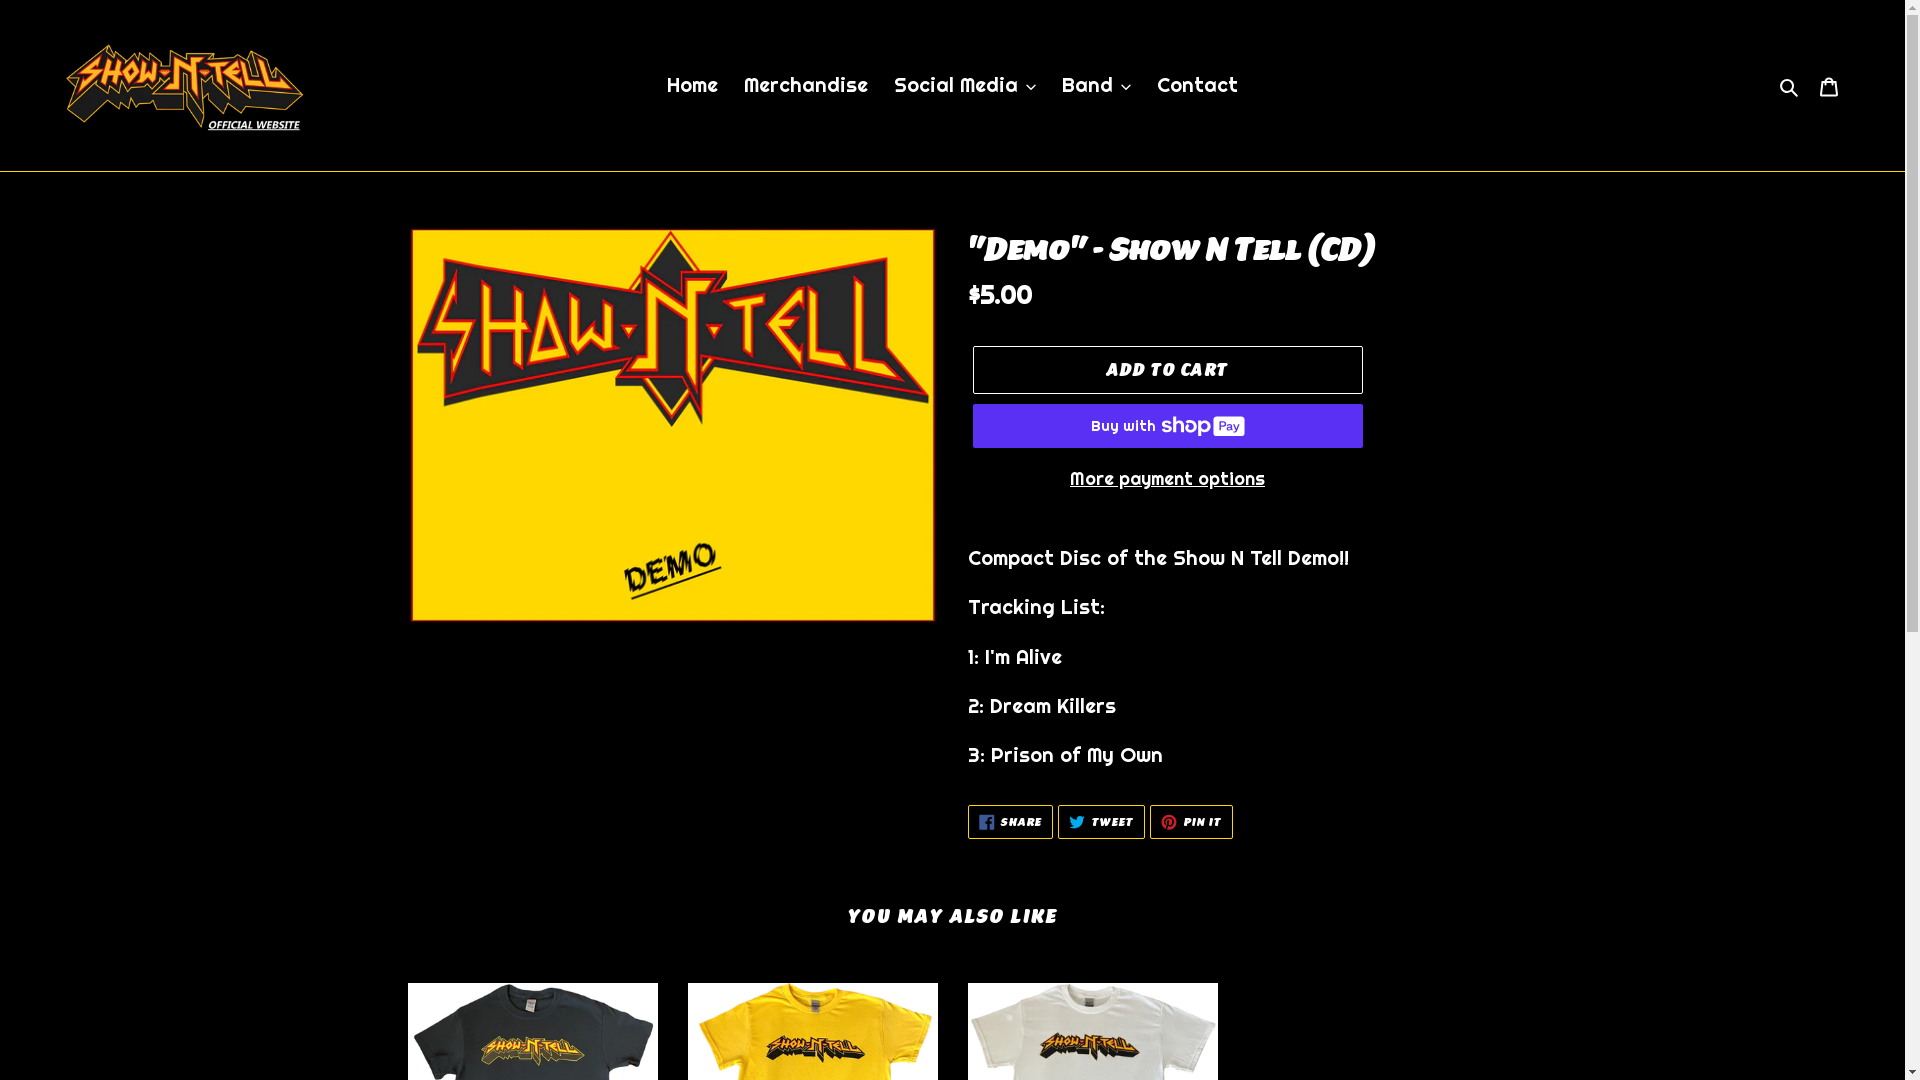 This screenshot has height=1080, width=1920. Describe the element at coordinates (1056, 821) in the screenshot. I see `'TWEET` at that location.